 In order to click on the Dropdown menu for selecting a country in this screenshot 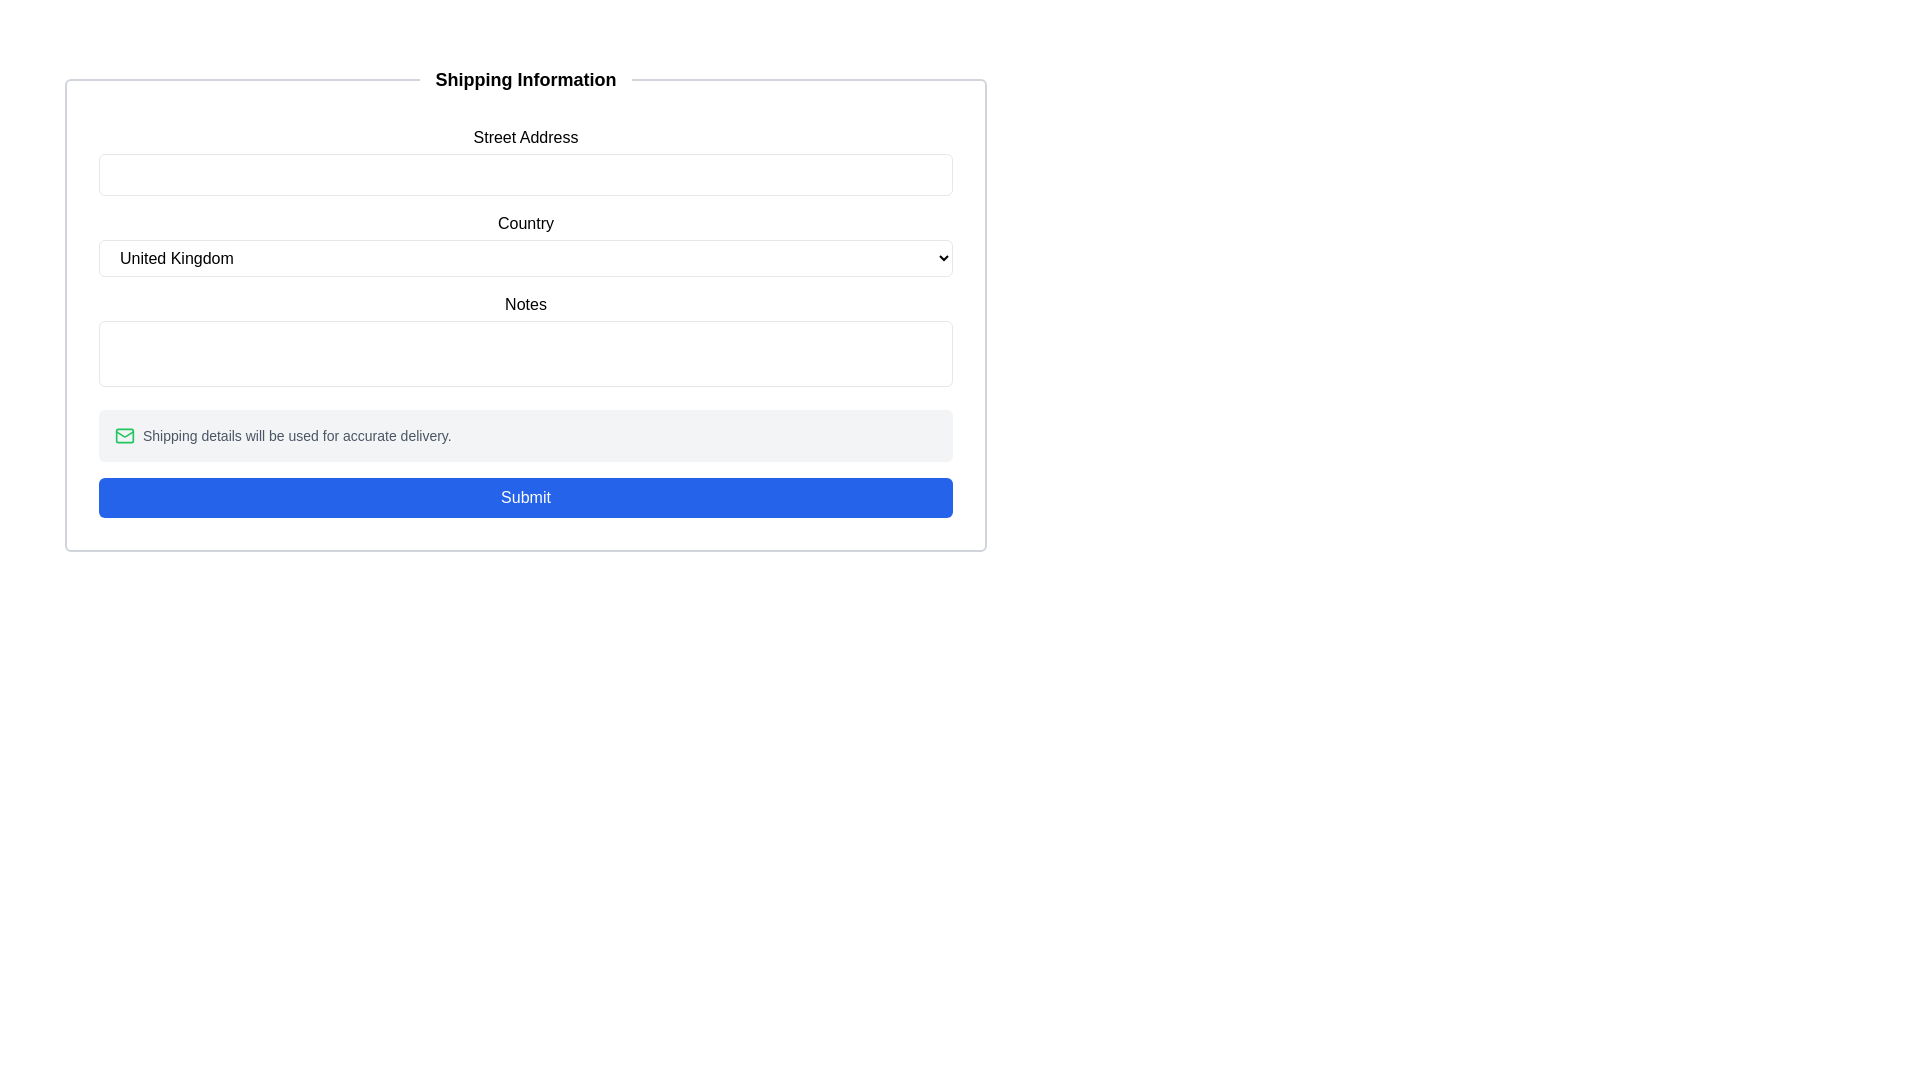, I will do `click(526, 257)`.